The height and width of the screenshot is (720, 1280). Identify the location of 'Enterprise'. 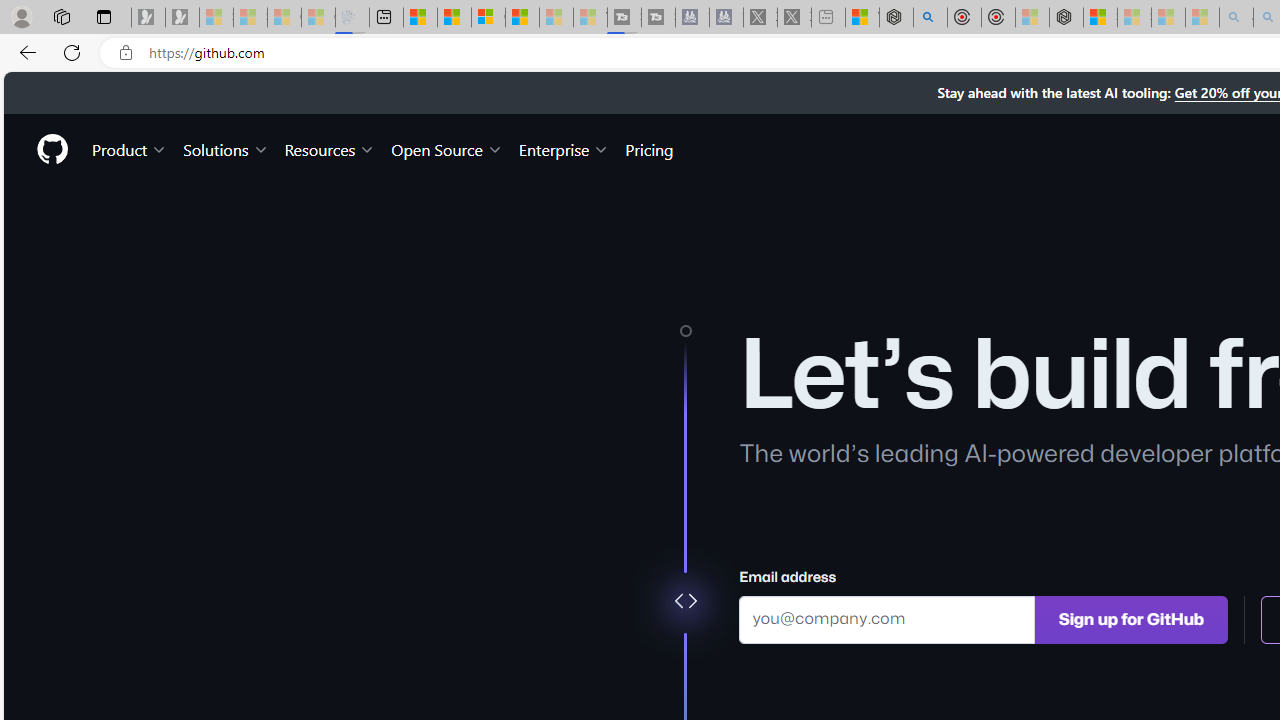
(562, 148).